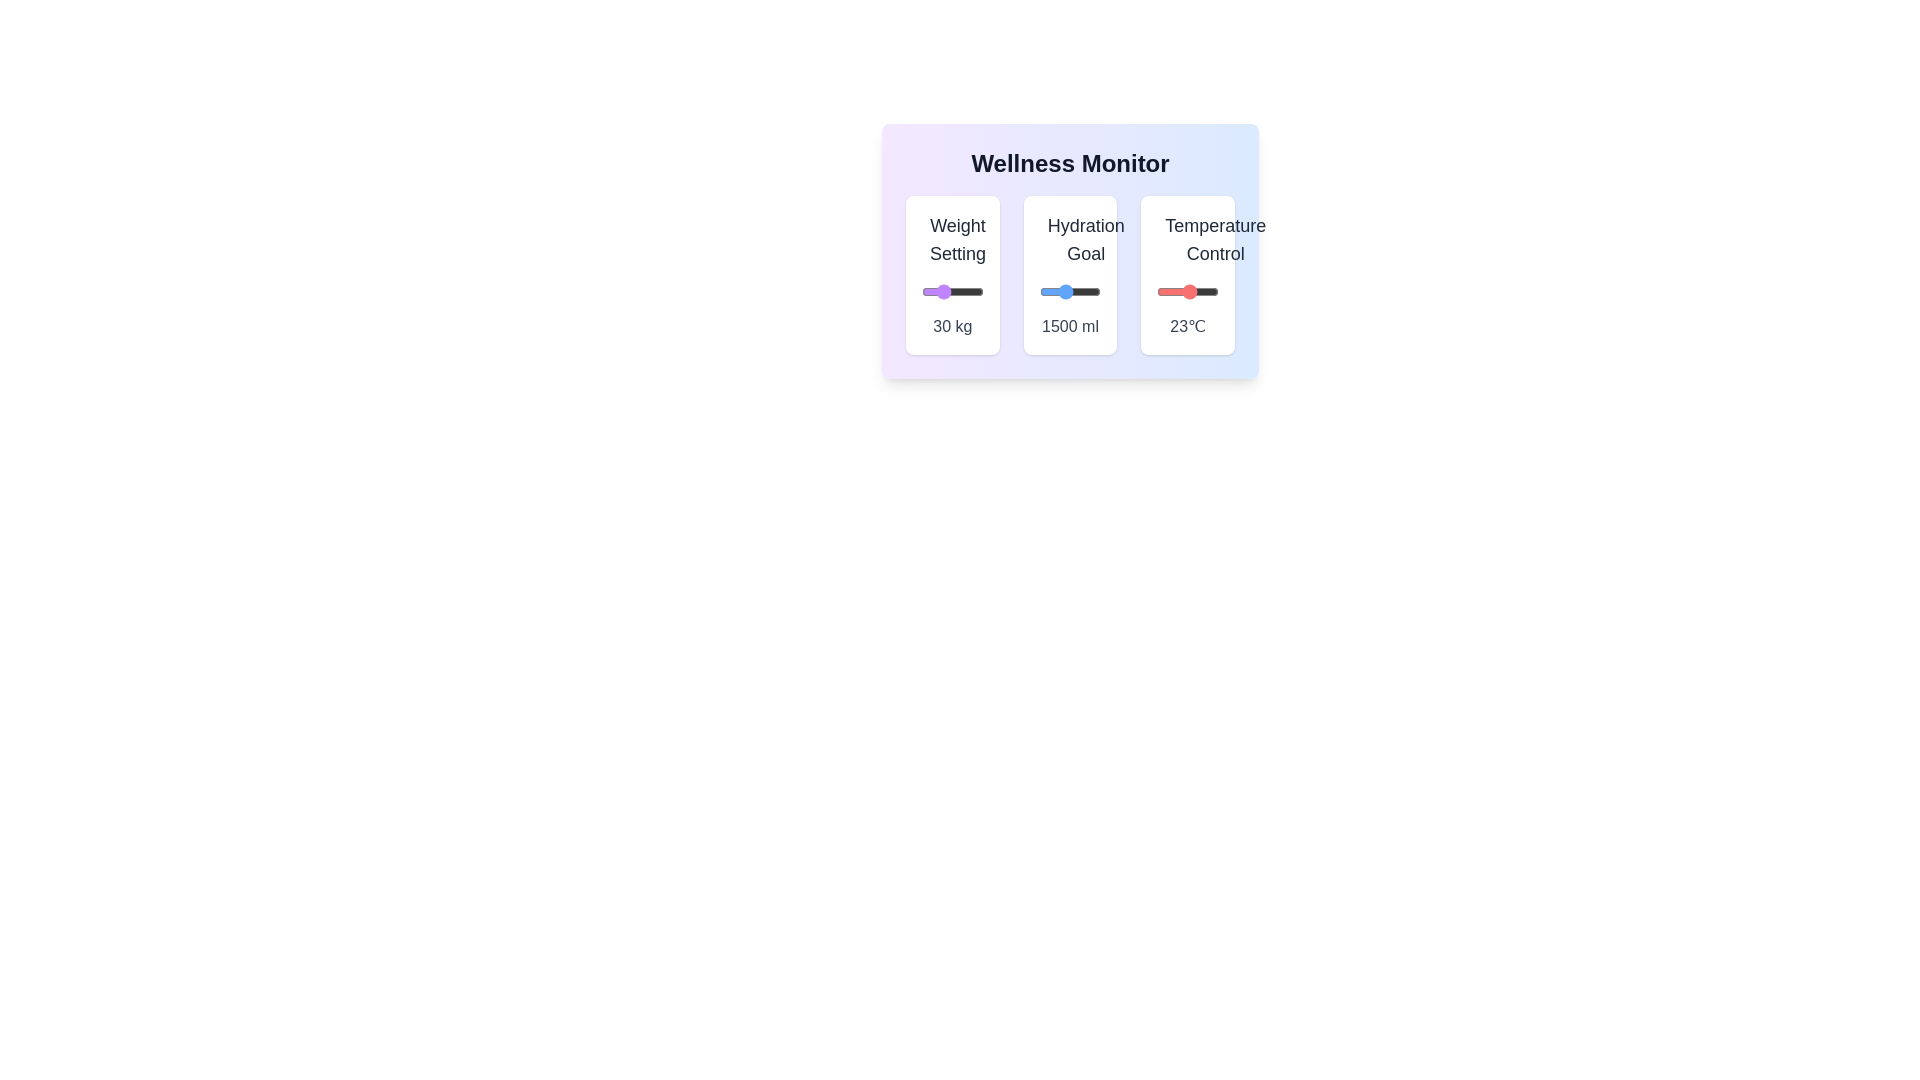 The image size is (1920, 1080). I want to click on the weight setting, so click(973, 292).